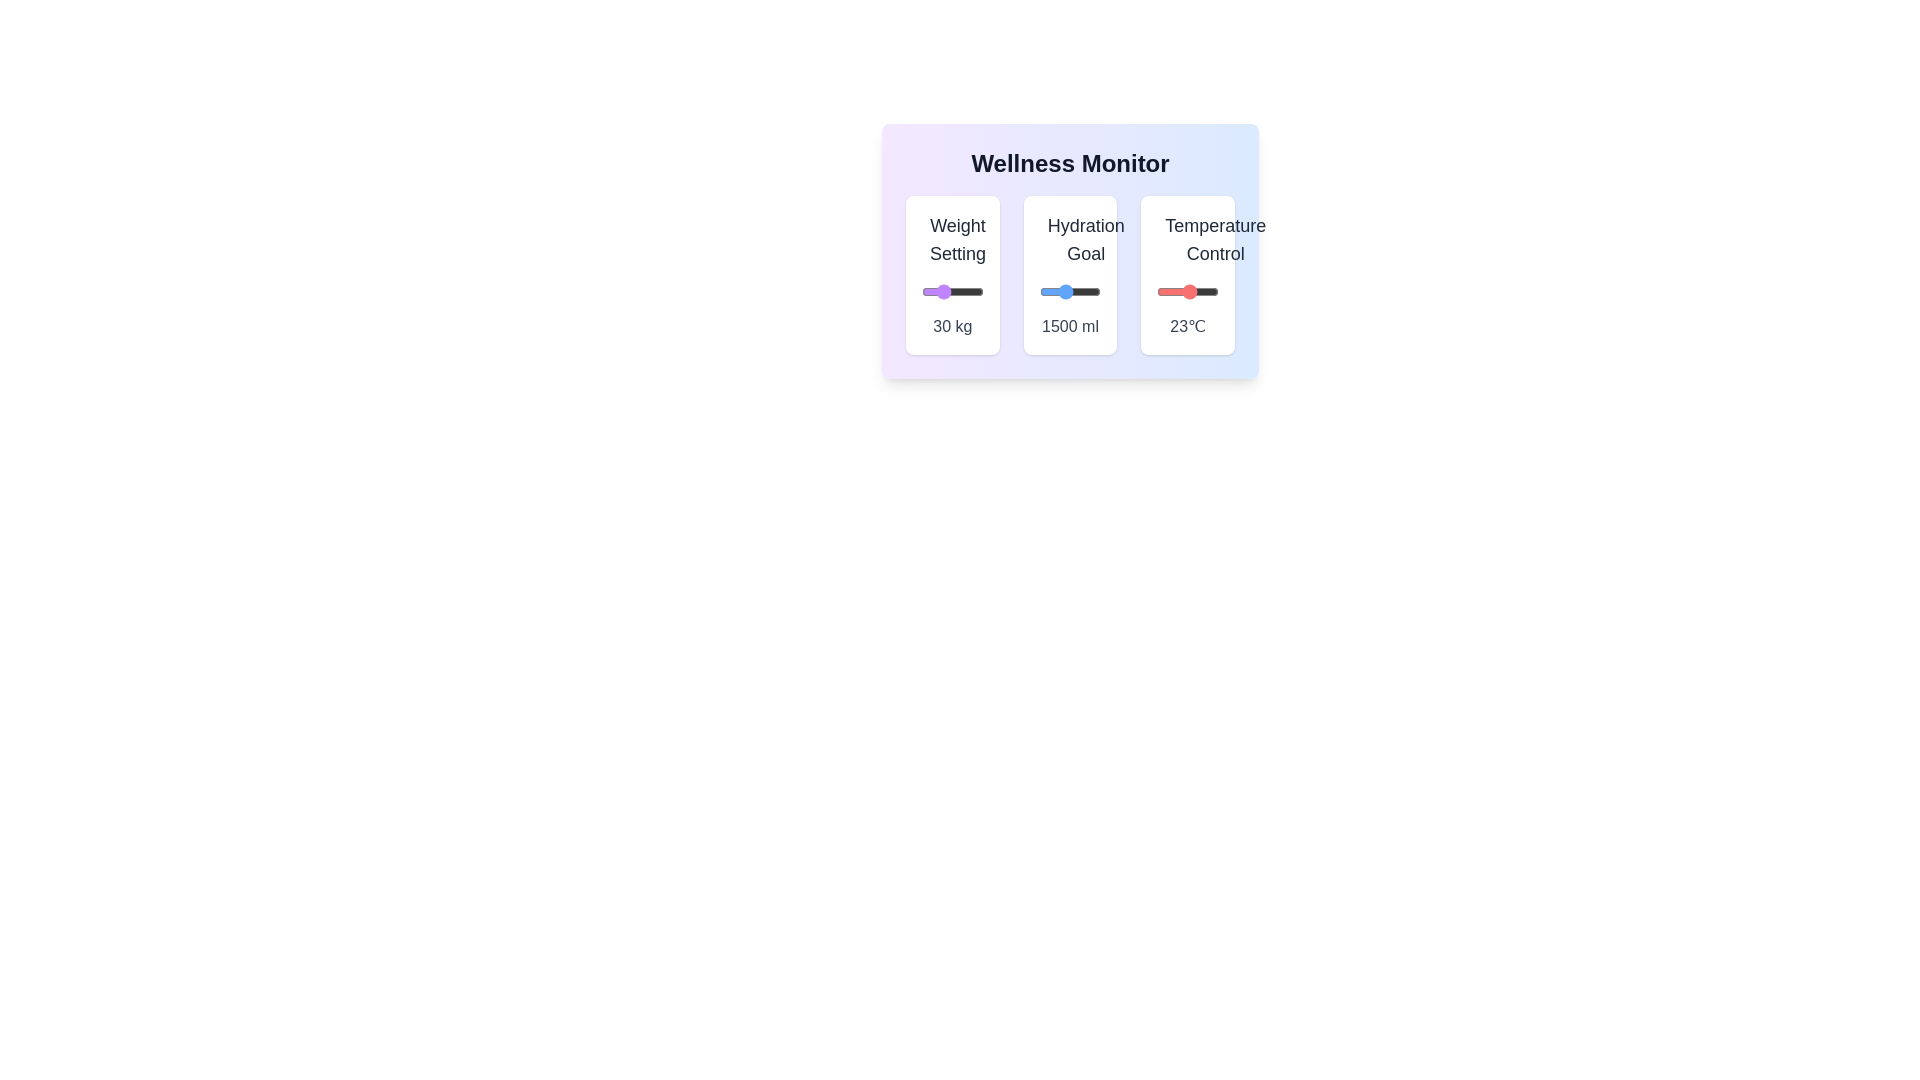 The image size is (1920, 1080). I want to click on the weight setting, so click(973, 292).